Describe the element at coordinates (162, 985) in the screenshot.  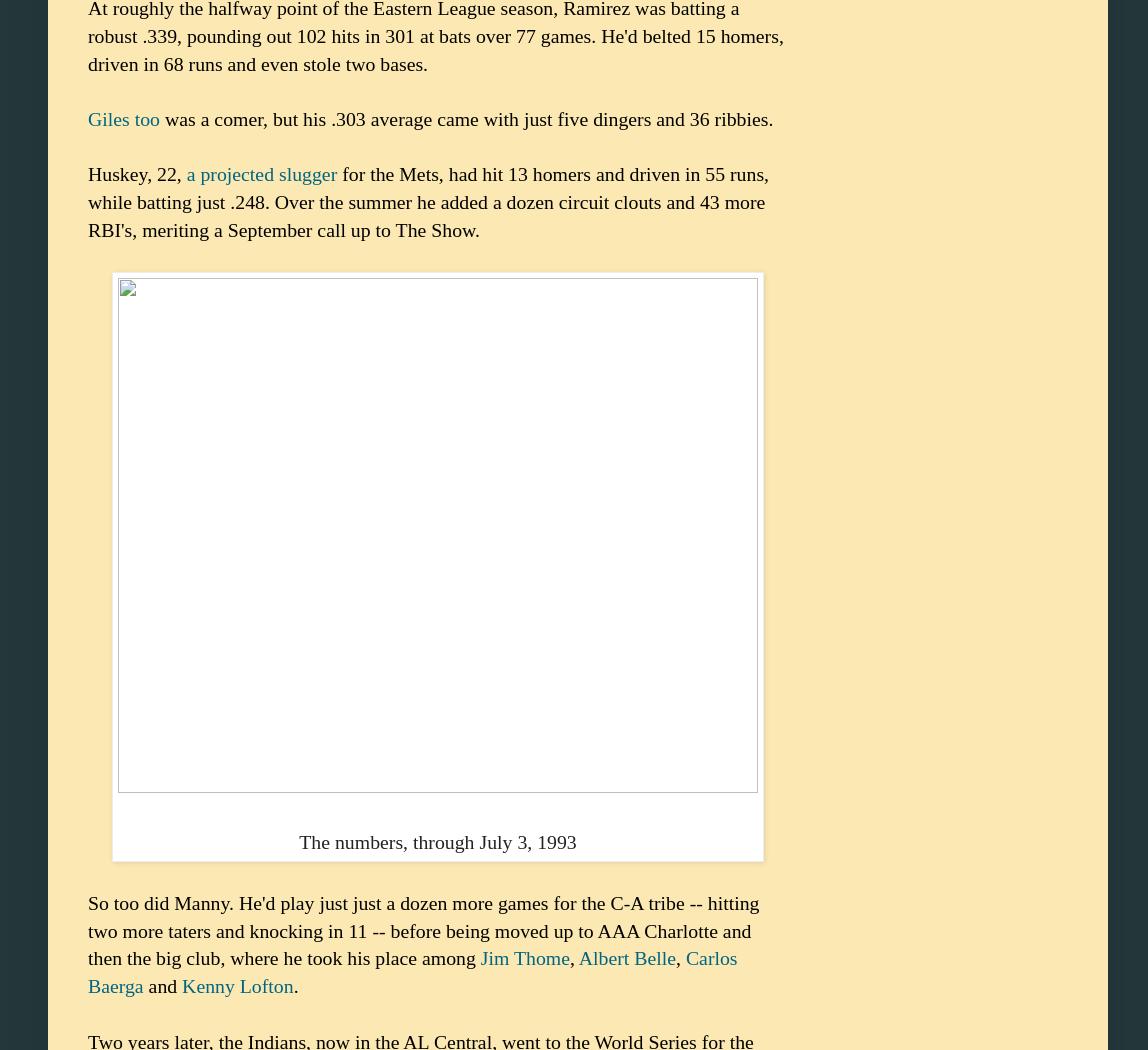
I see `'and'` at that location.